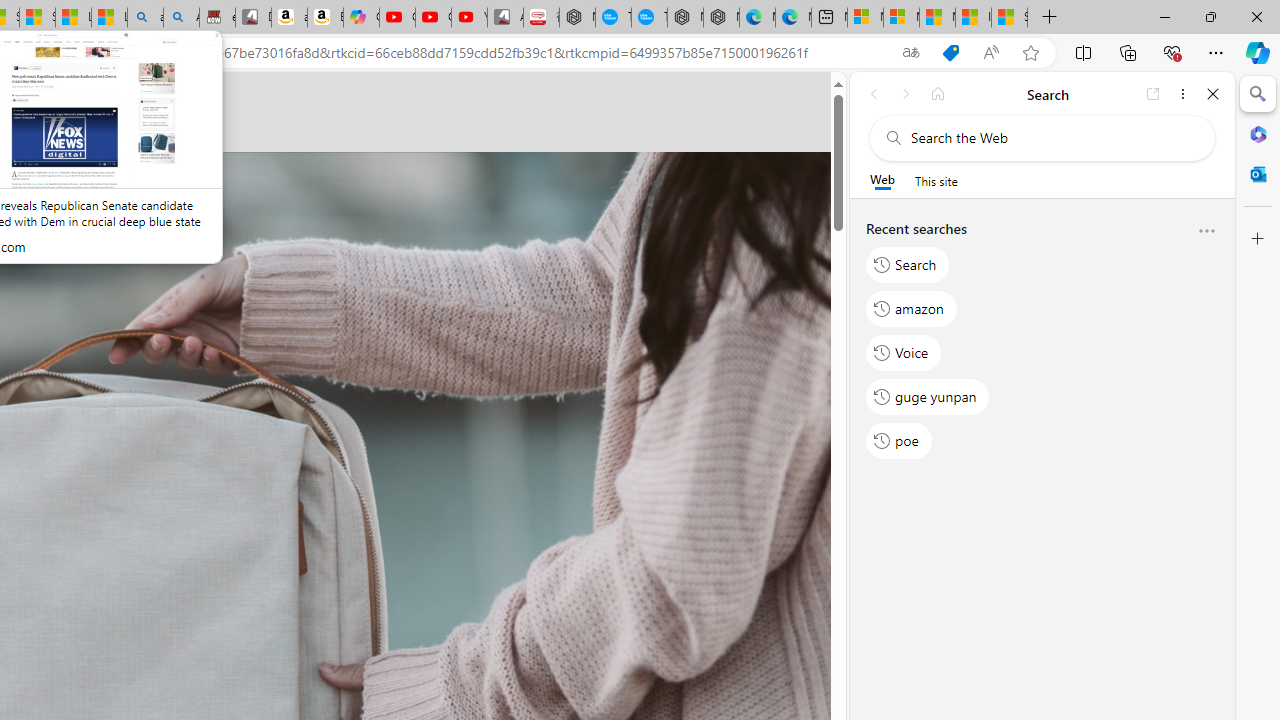 The height and width of the screenshot is (720, 1280). Describe the element at coordinates (950, 52) in the screenshot. I see `'This site has coupons! Shopping in Microsoft Edge'` at that location.